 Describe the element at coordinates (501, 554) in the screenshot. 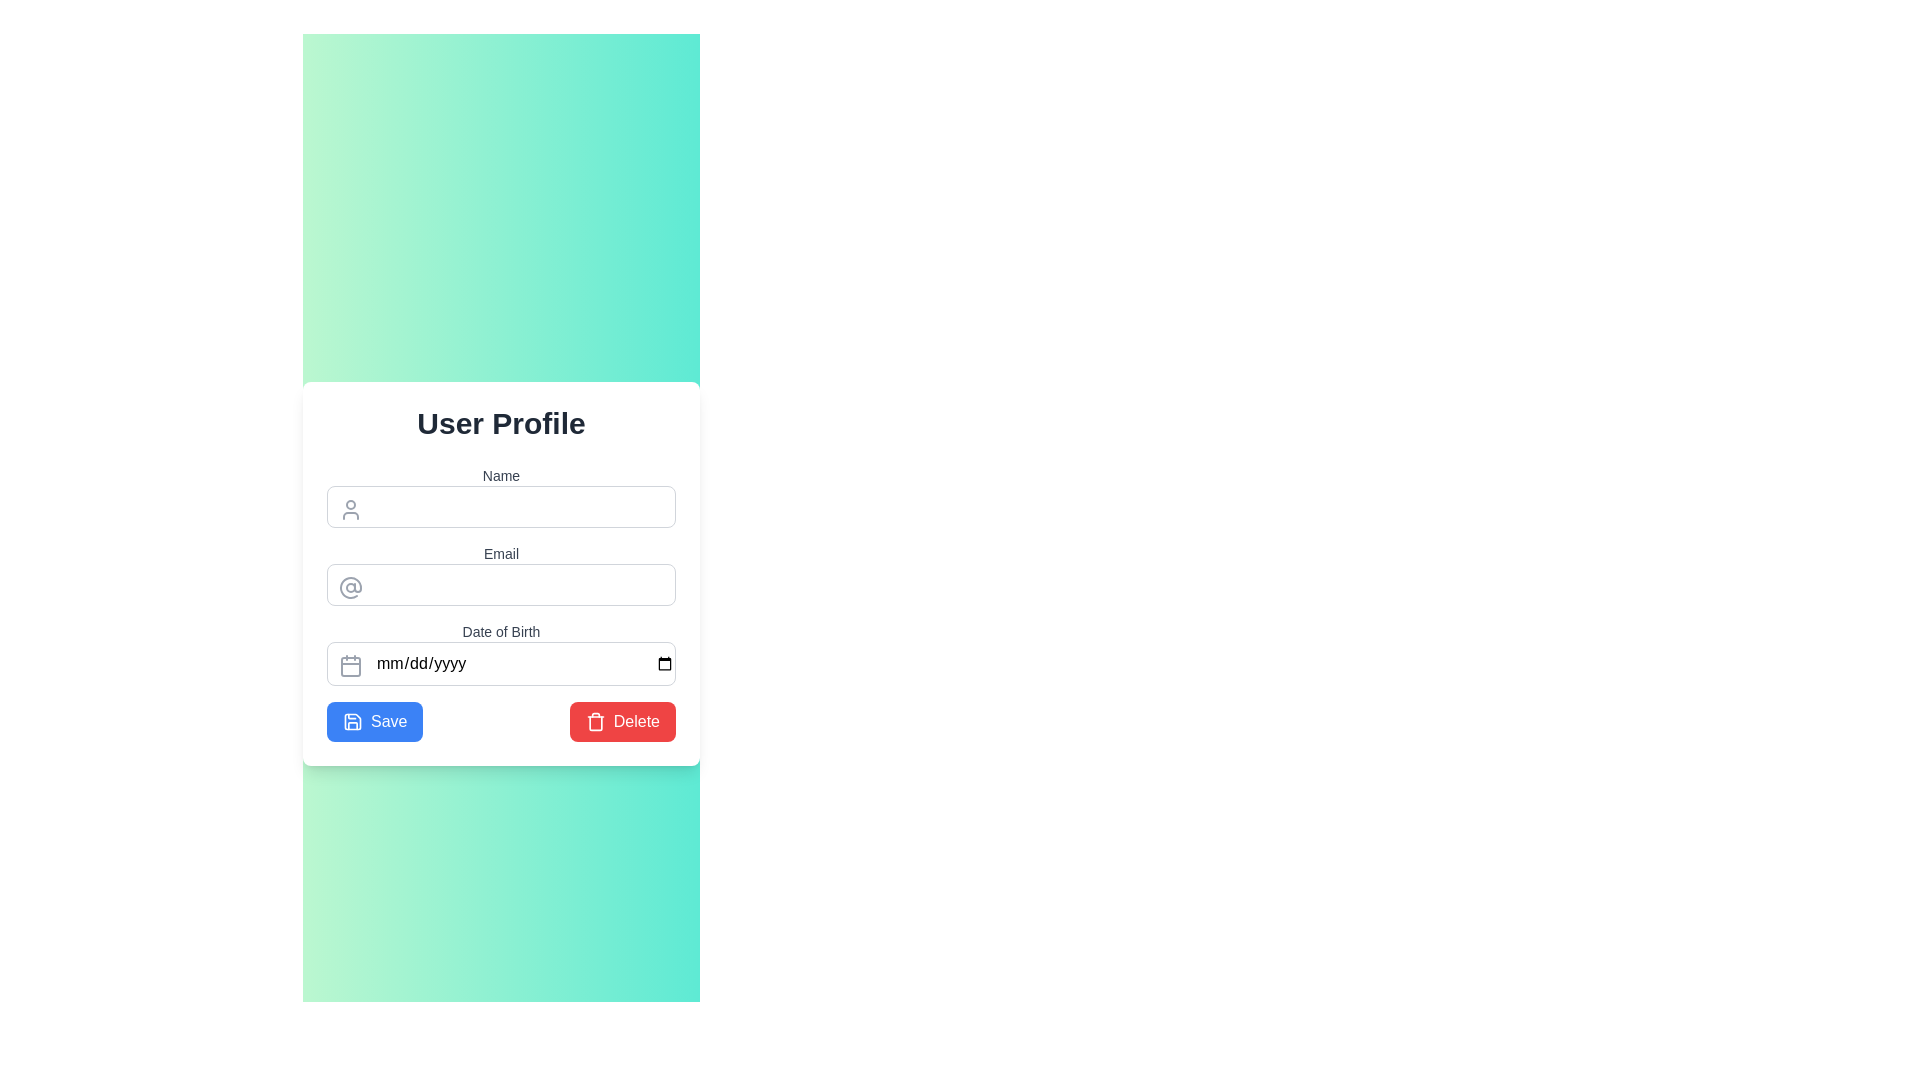

I see `the 'Email' text label, which is styled in medium font size and gray color, located prominently above the email input field in the center section of the form layout` at that location.